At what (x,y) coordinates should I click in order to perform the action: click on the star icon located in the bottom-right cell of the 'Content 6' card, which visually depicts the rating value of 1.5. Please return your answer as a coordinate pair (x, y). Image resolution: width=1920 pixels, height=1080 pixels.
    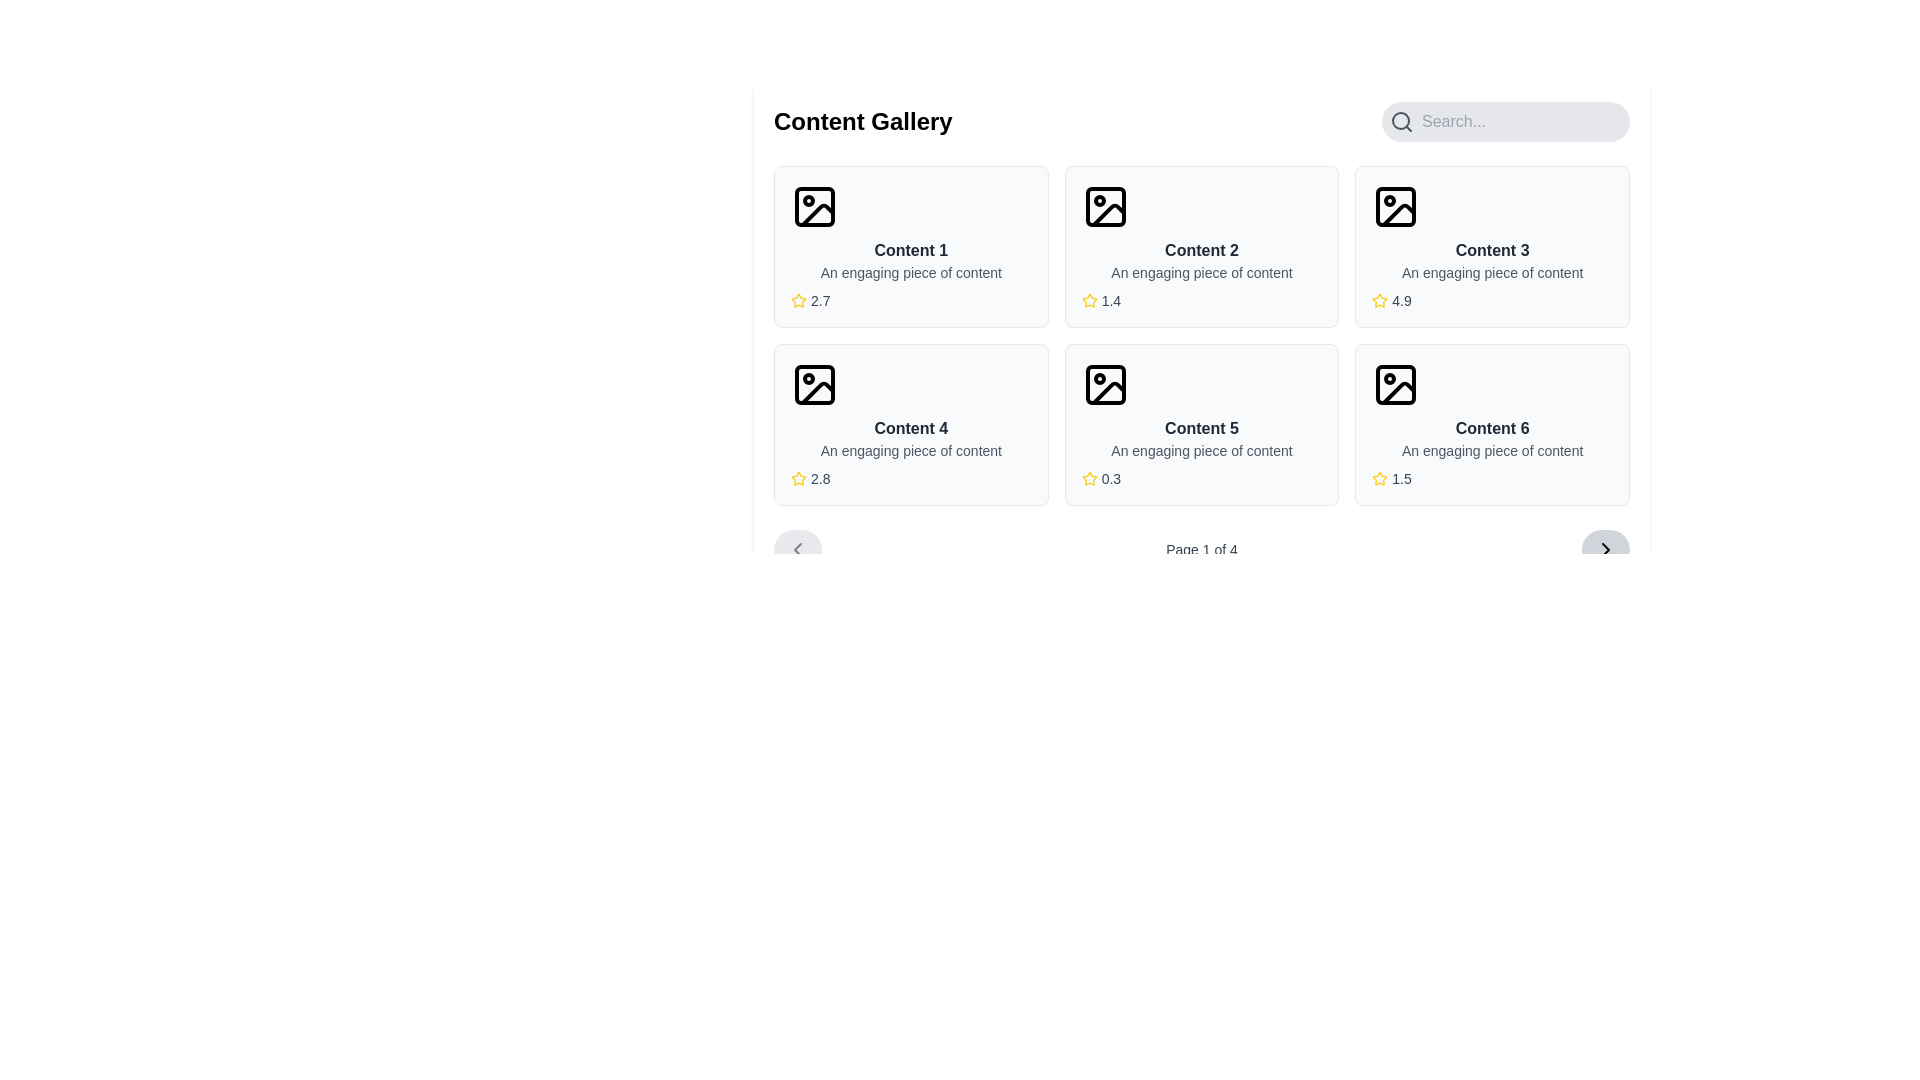
    Looking at the image, I should click on (1379, 478).